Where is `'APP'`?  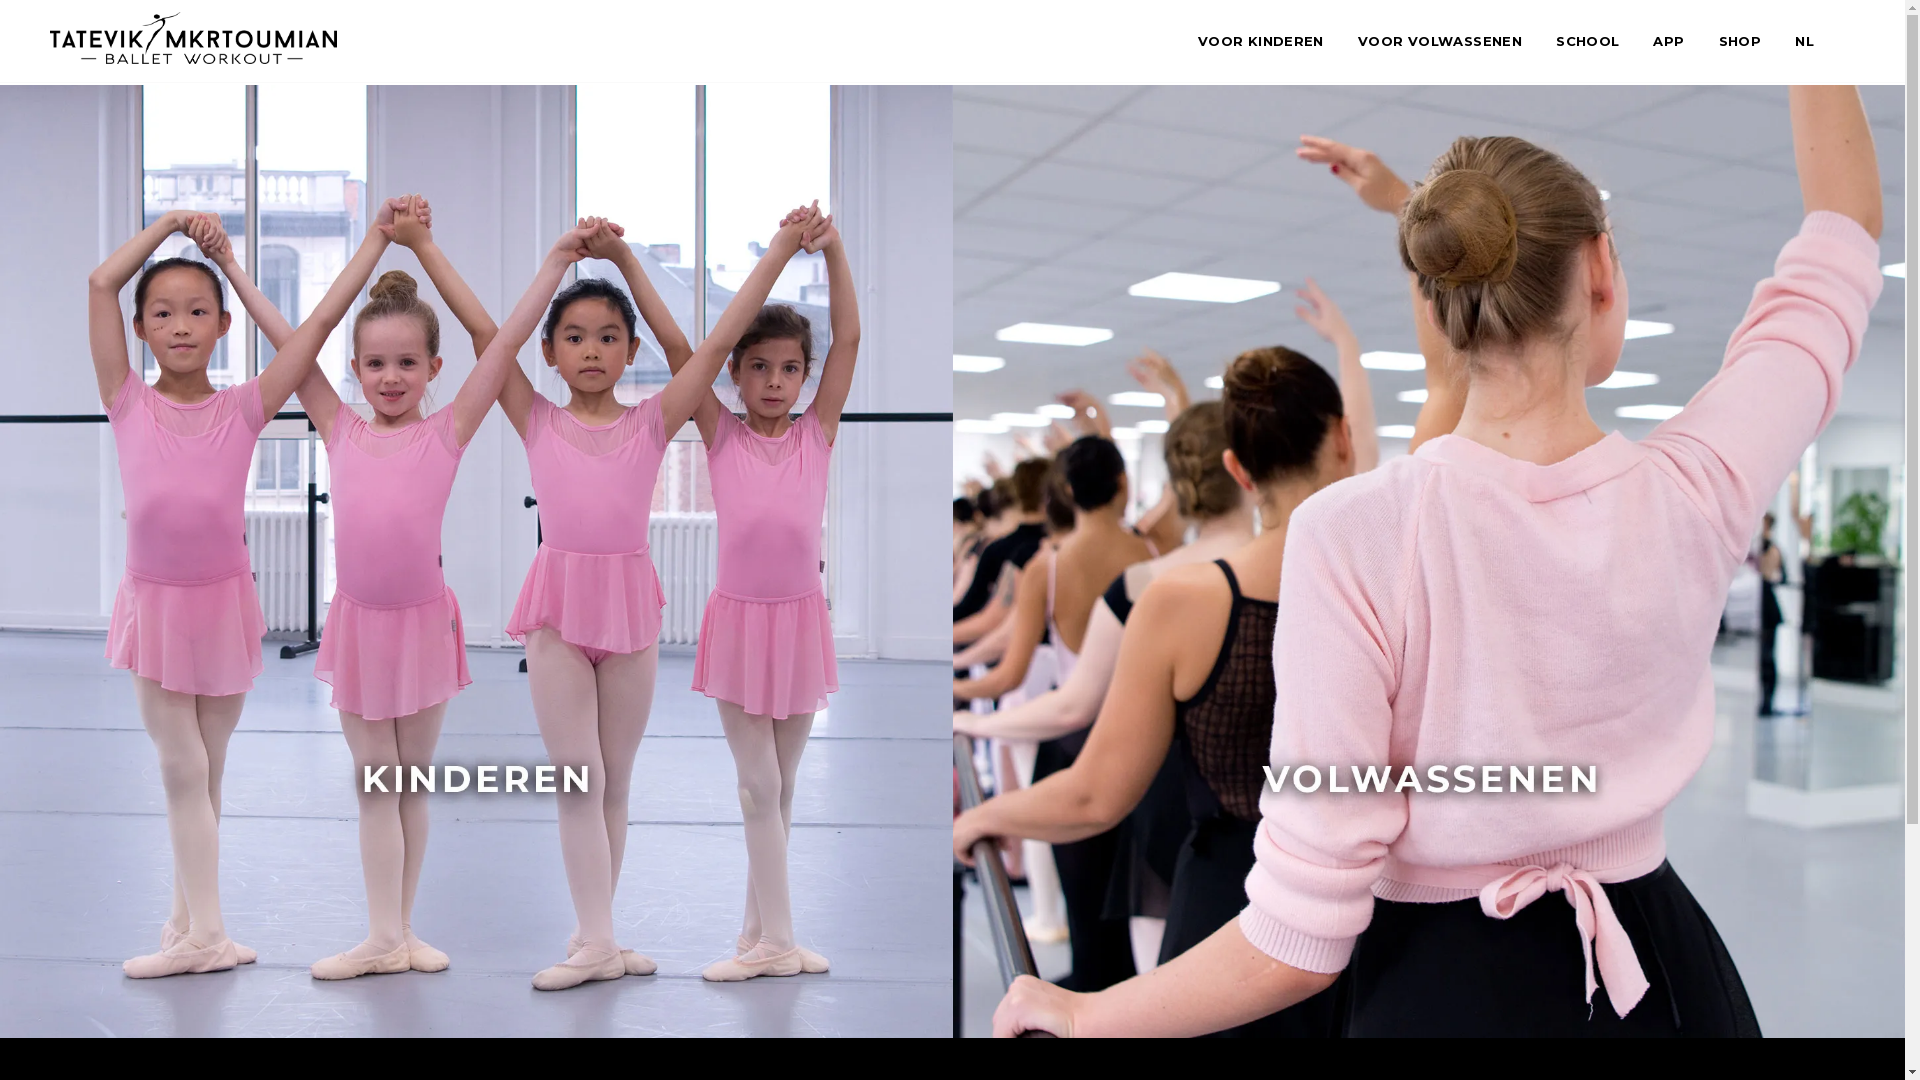
'APP' is located at coordinates (1668, 41).